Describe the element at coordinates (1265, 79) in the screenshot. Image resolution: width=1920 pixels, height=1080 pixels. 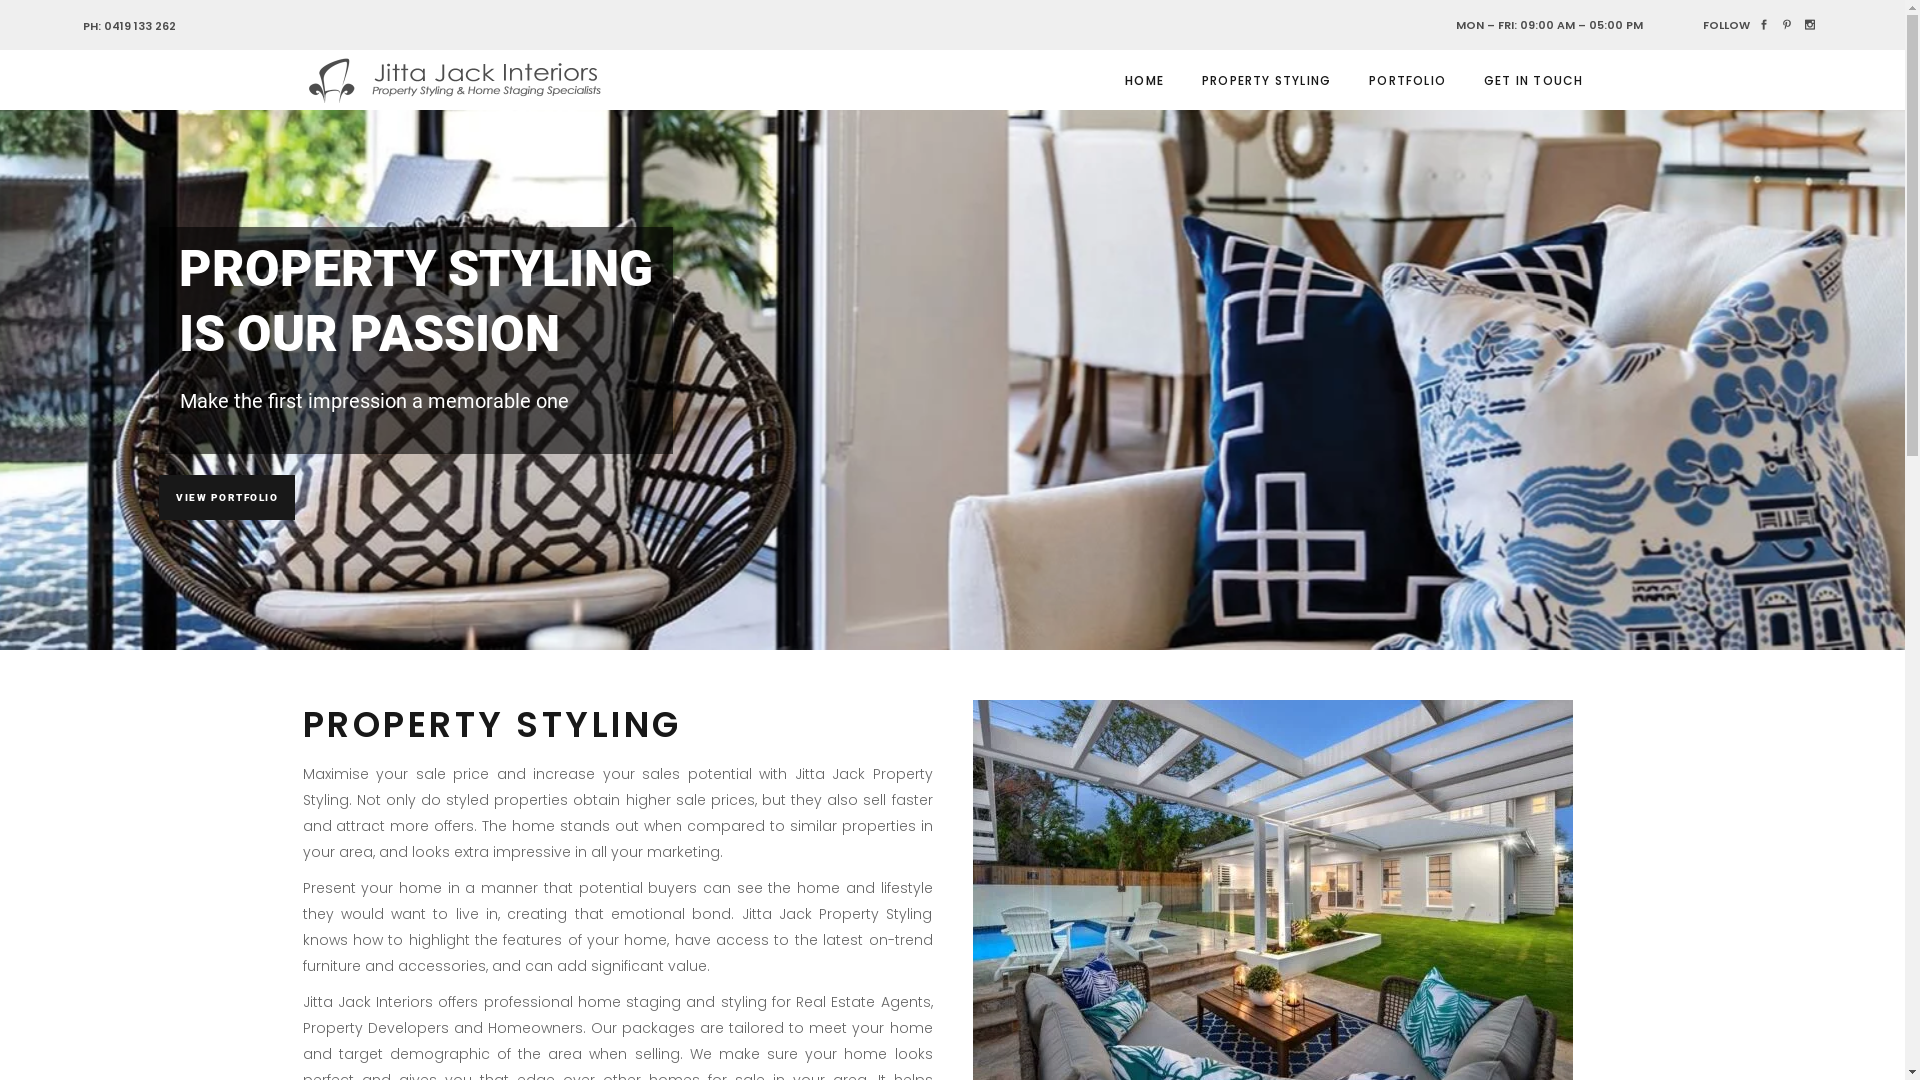
I see `'PROPERTY STYLING'` at that location.